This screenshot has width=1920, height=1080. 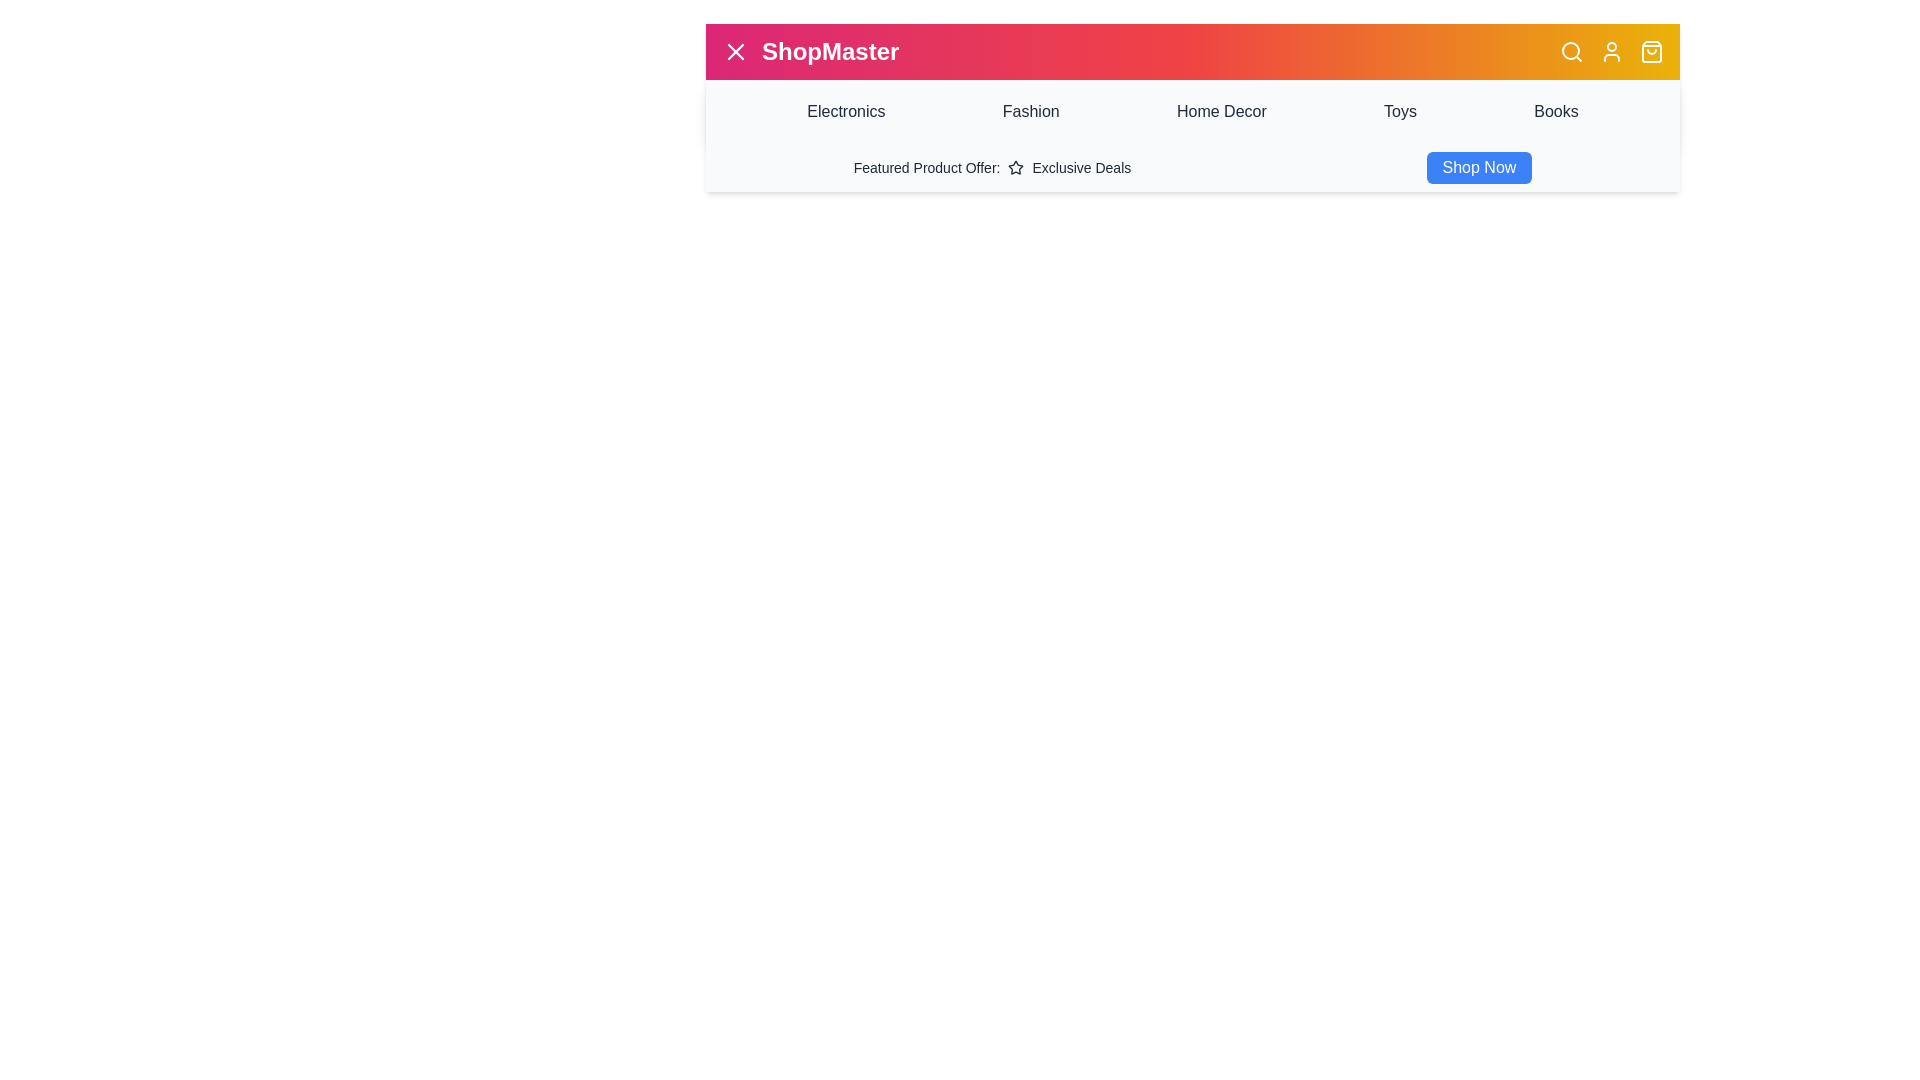 What do you see at coordinates (1651, 50) in the screenshot?
I see `the shopping bag icon to access the shopping cart` at bounding box center [1651, 50].